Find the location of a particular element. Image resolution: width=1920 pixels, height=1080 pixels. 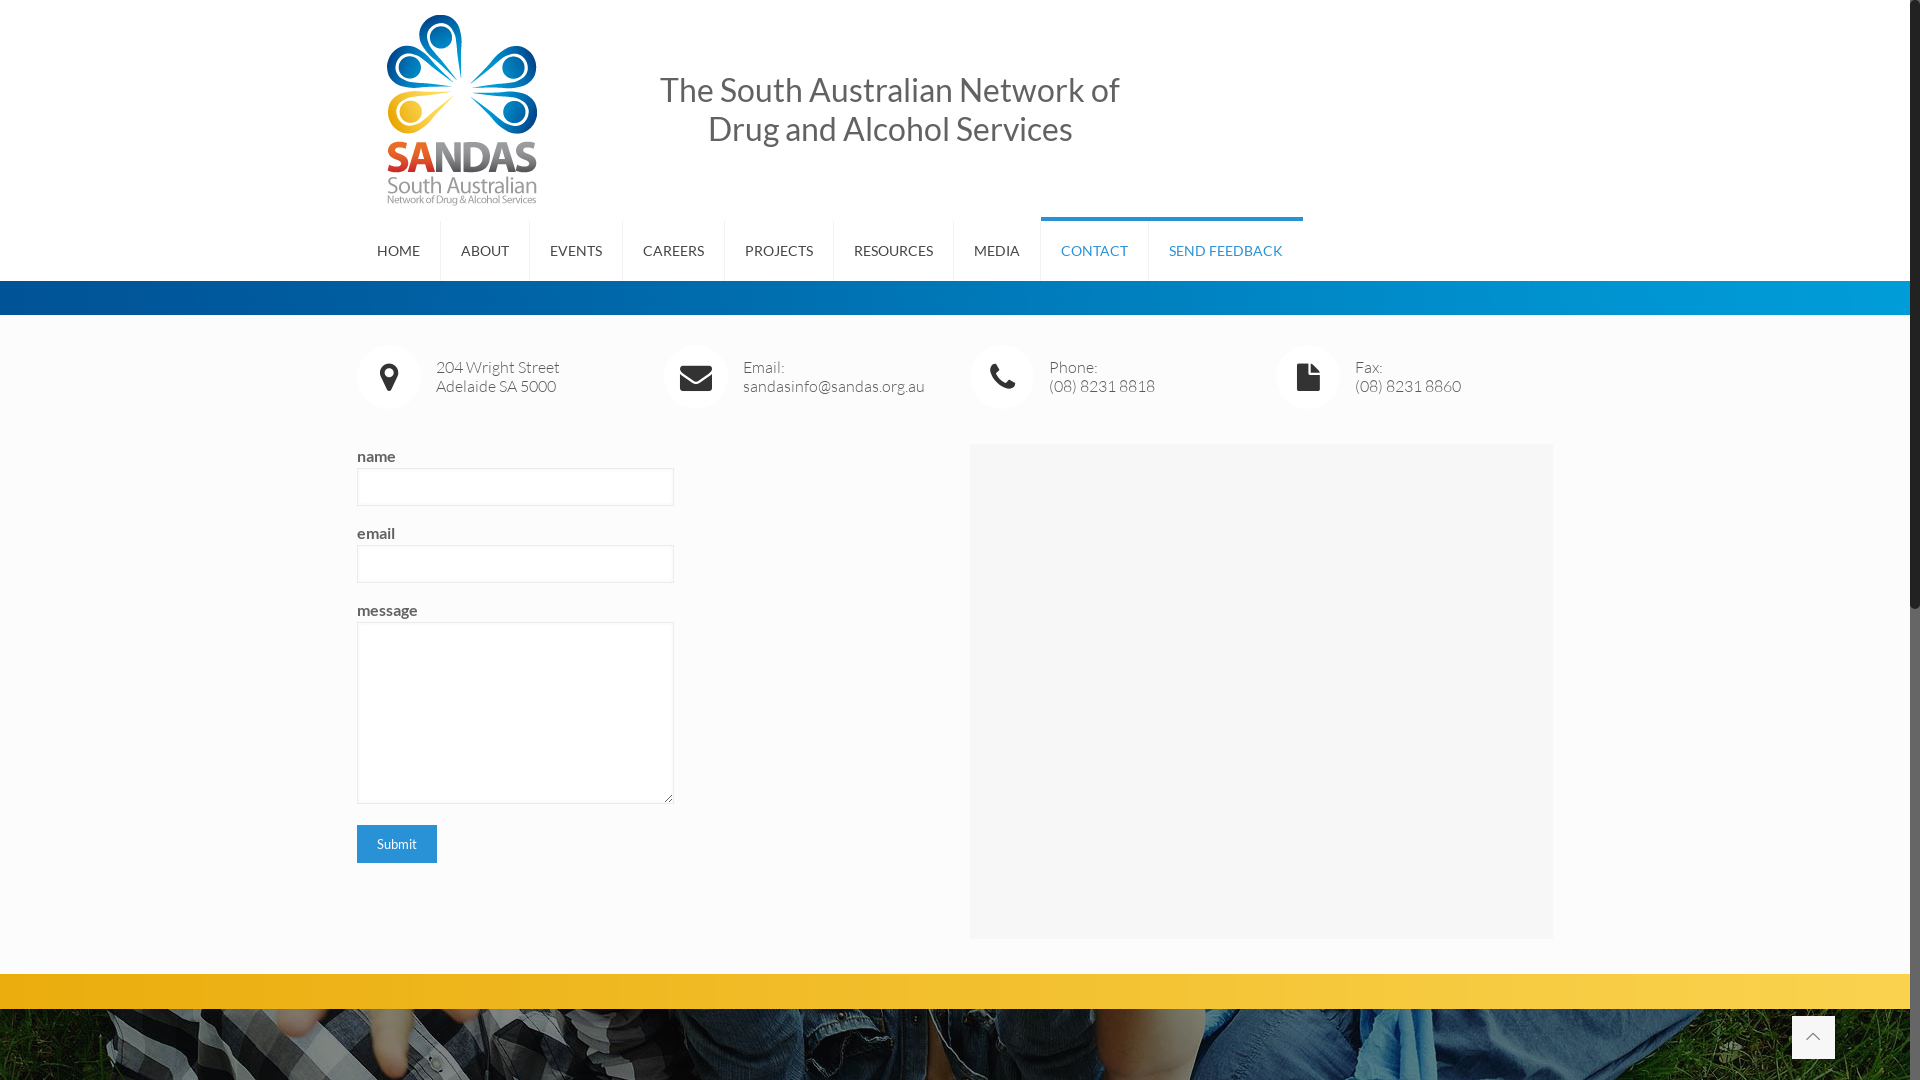

'PROJECTS' is located at coordinates (778, 249).